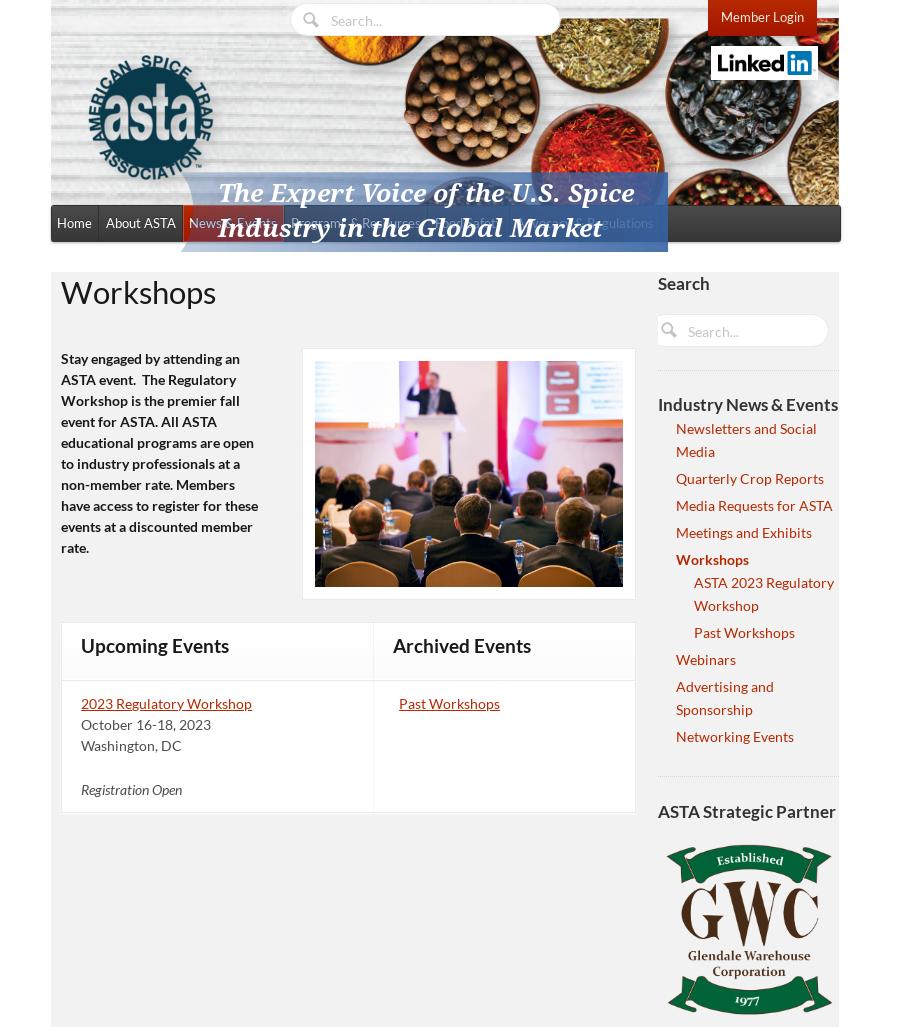 The height and width of the screenshot is (1027, 900). Describe the element at coordinates (140, 221) in the screenshot. I see `'About ASTA'` at that location.